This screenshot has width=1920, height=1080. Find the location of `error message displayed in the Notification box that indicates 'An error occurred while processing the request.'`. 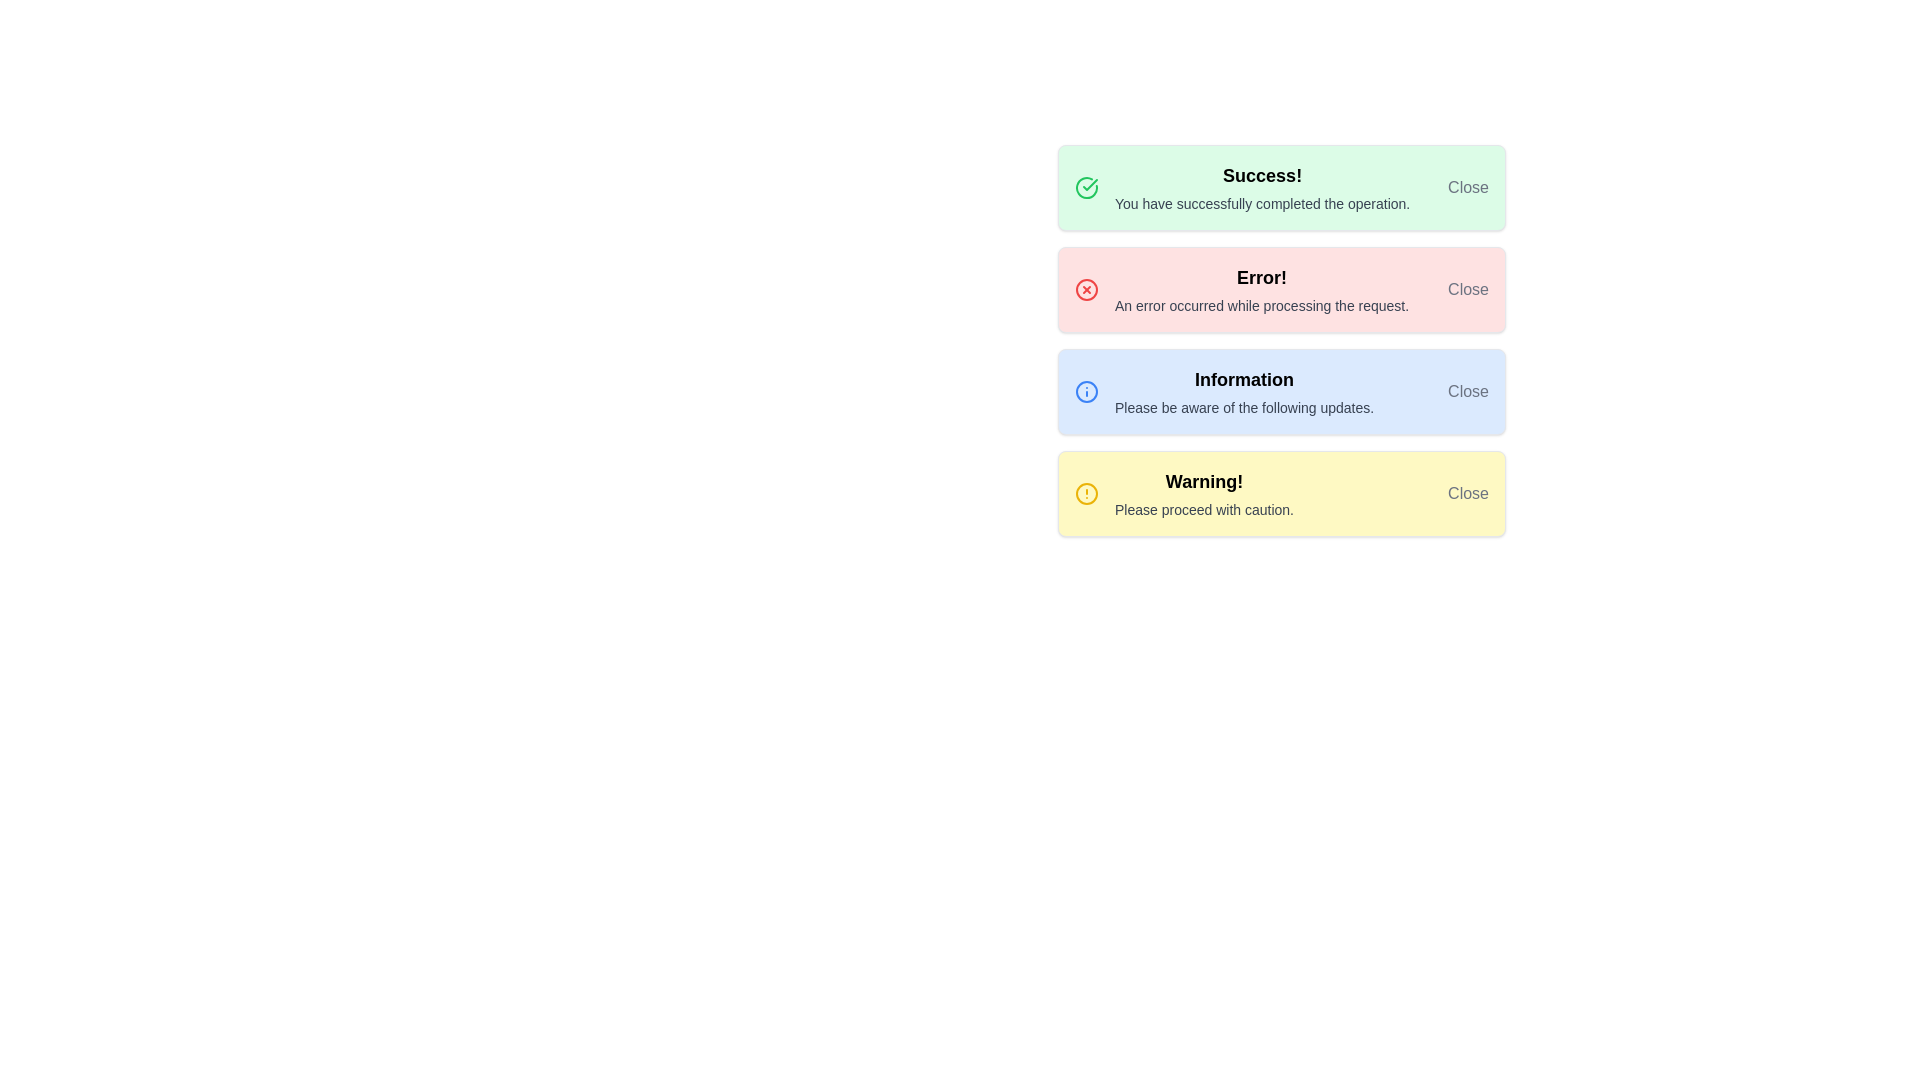

error message displayed in the Notification box that indicates 'An error occurred while processing the request.' is located at coordinates (1281, 289).